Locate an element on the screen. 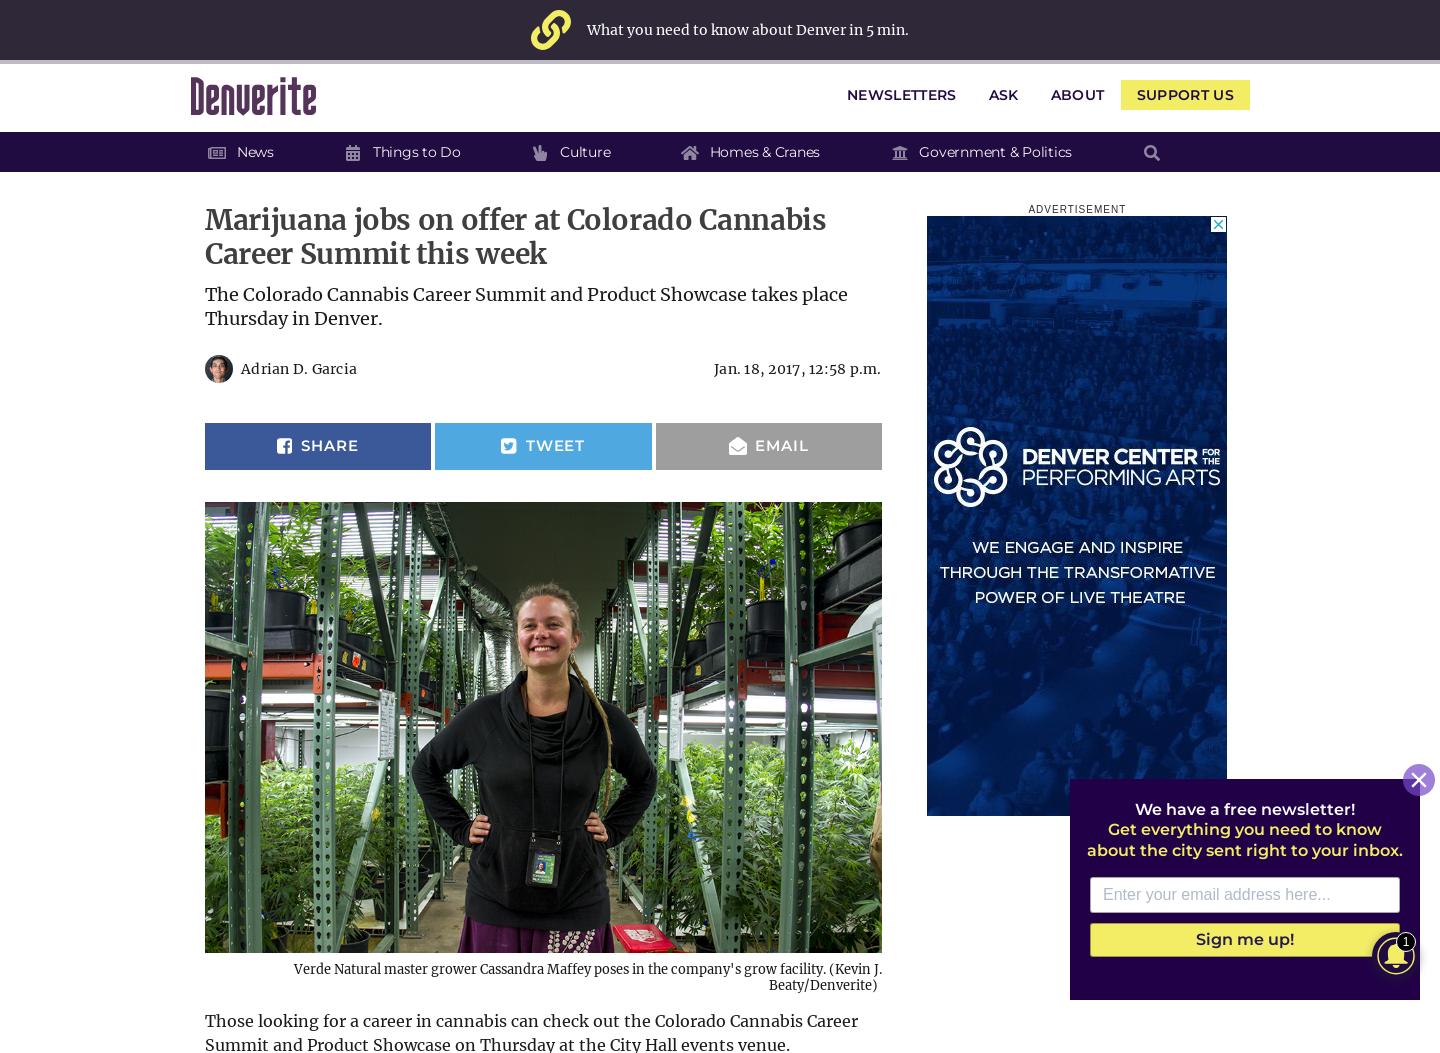 This screenshot has width=1440, height=1053. 'Culture' is located at coordinates (584, 150).